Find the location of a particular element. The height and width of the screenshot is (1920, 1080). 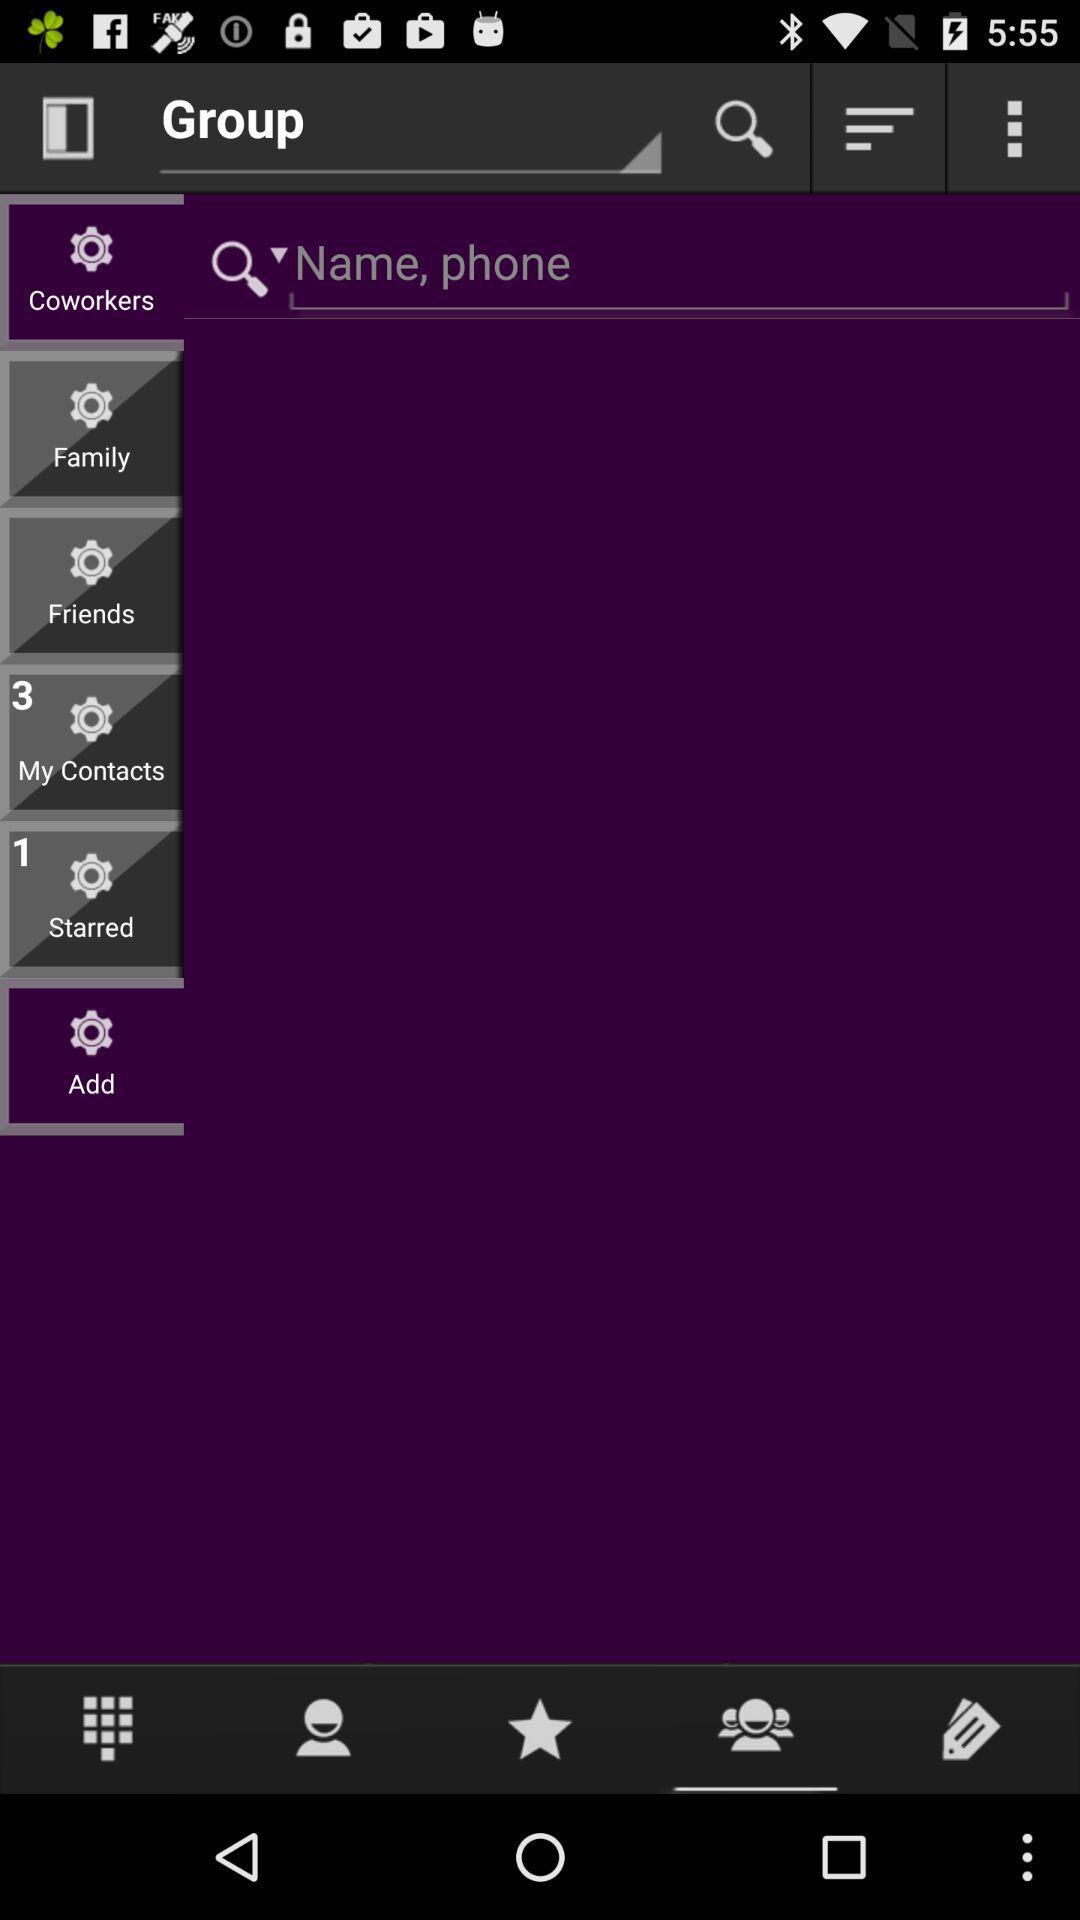

choose sort method is located at coordinates (878, 127).